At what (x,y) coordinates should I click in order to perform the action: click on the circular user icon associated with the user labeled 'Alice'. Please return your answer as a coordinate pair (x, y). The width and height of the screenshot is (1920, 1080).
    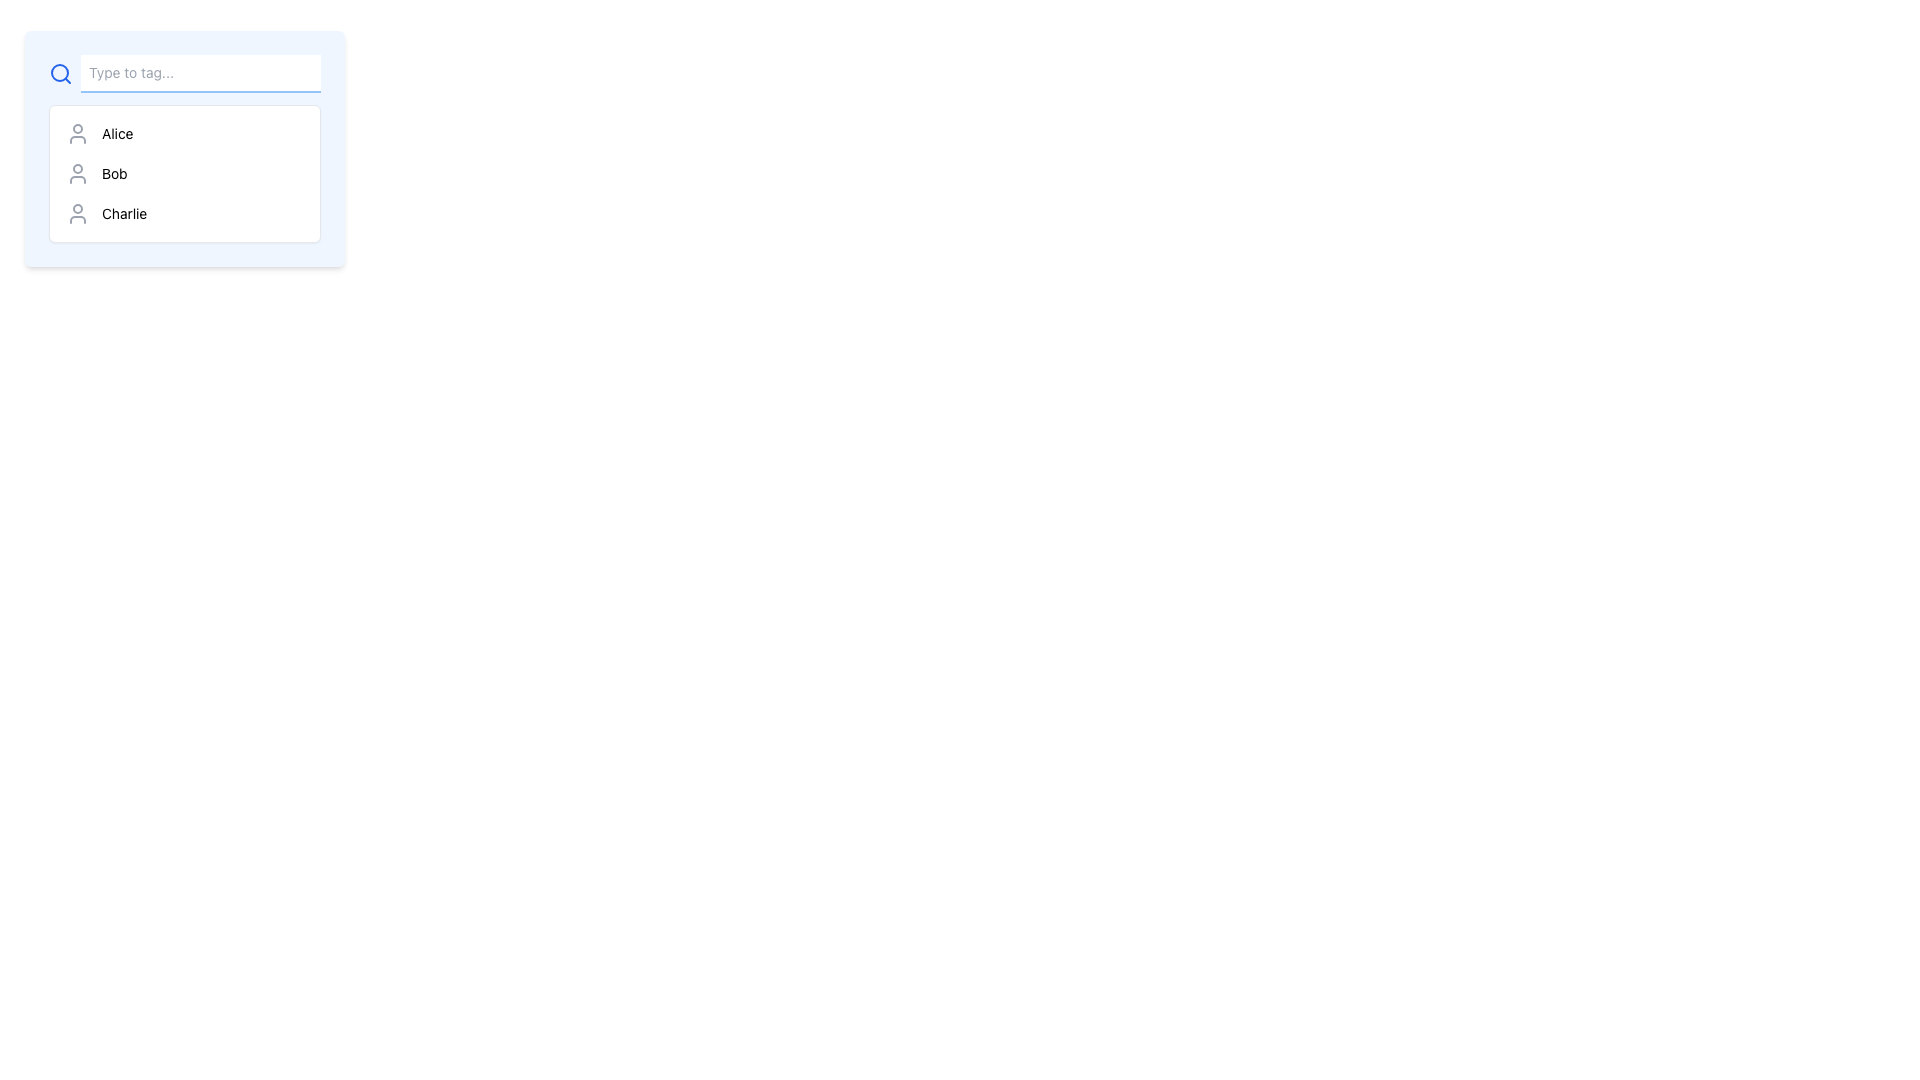
    Looking at the image, I should click on (77, 134).